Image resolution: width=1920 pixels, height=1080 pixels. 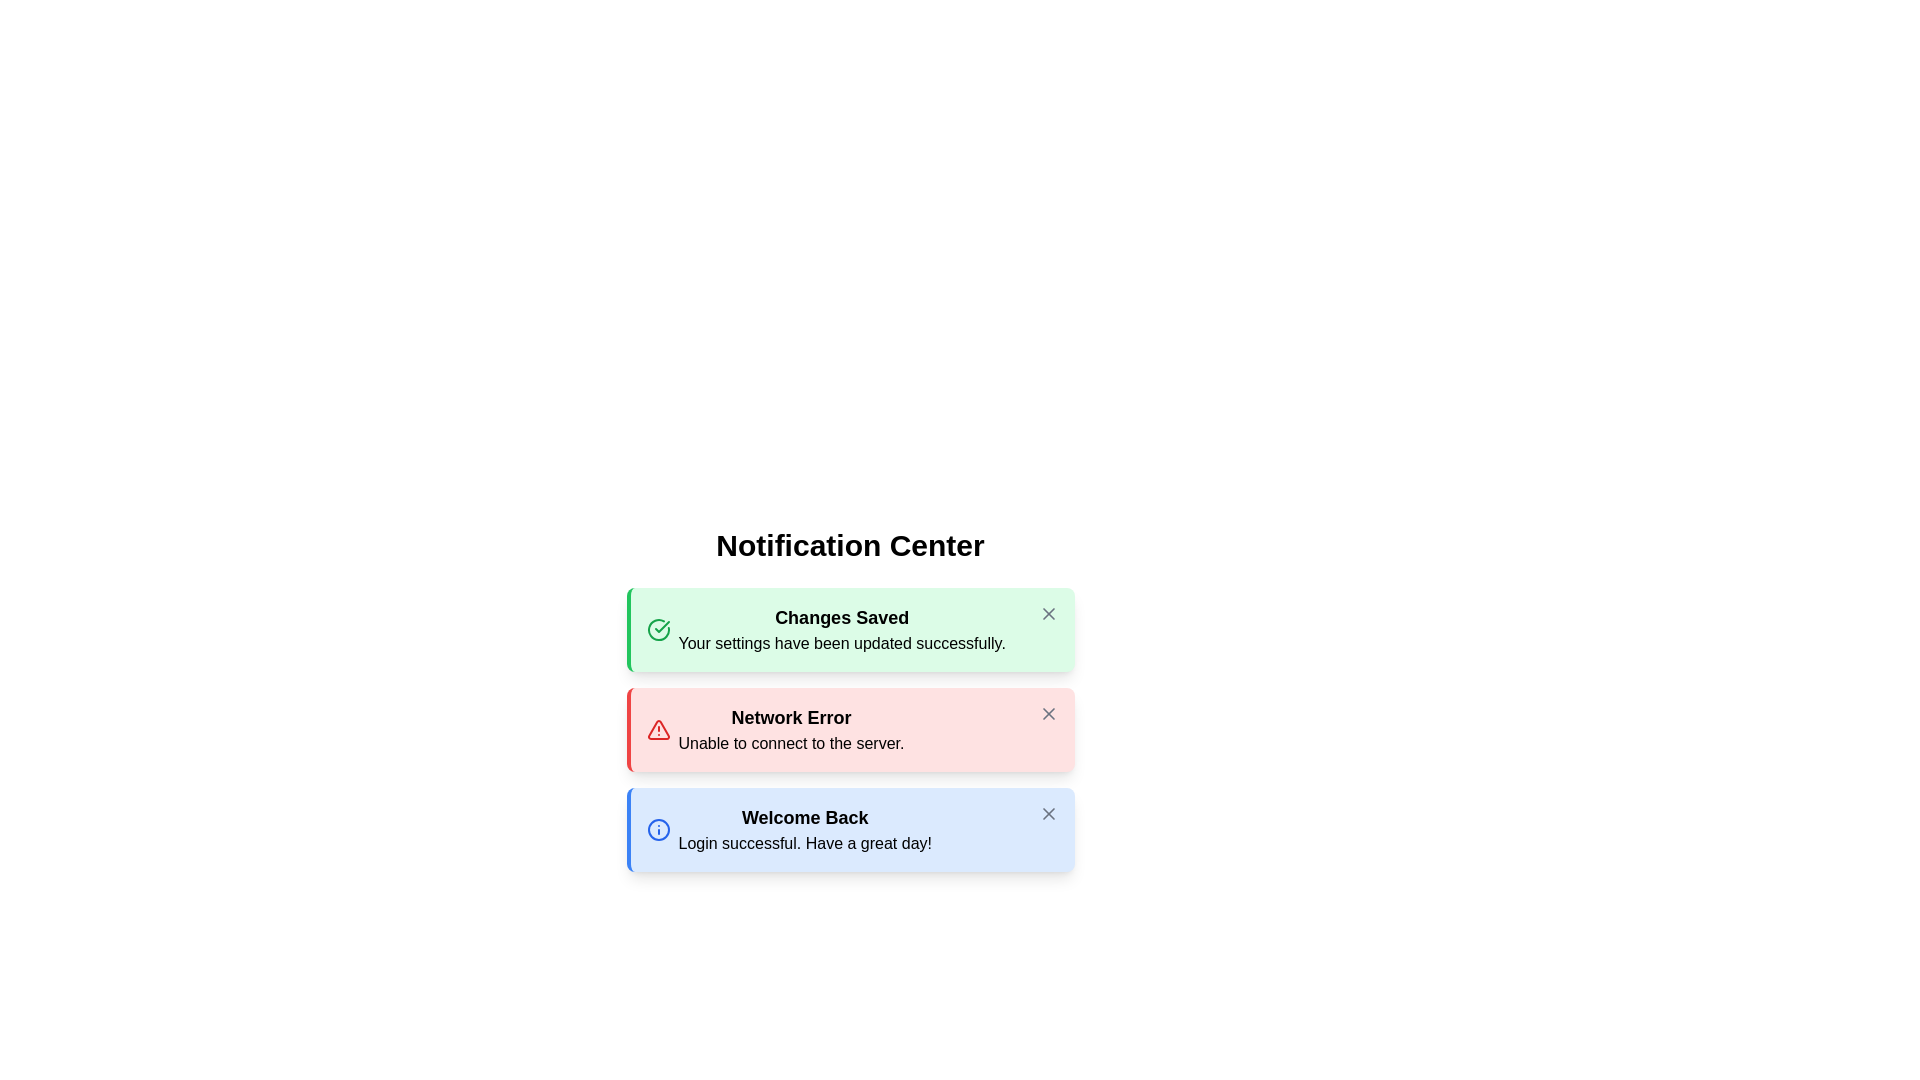 I want to click on the Notification alert box that informs the user about a network error and the inability to connect to the server to adjust settings or troubleshoot based on the message, so click(x=774, y=729).